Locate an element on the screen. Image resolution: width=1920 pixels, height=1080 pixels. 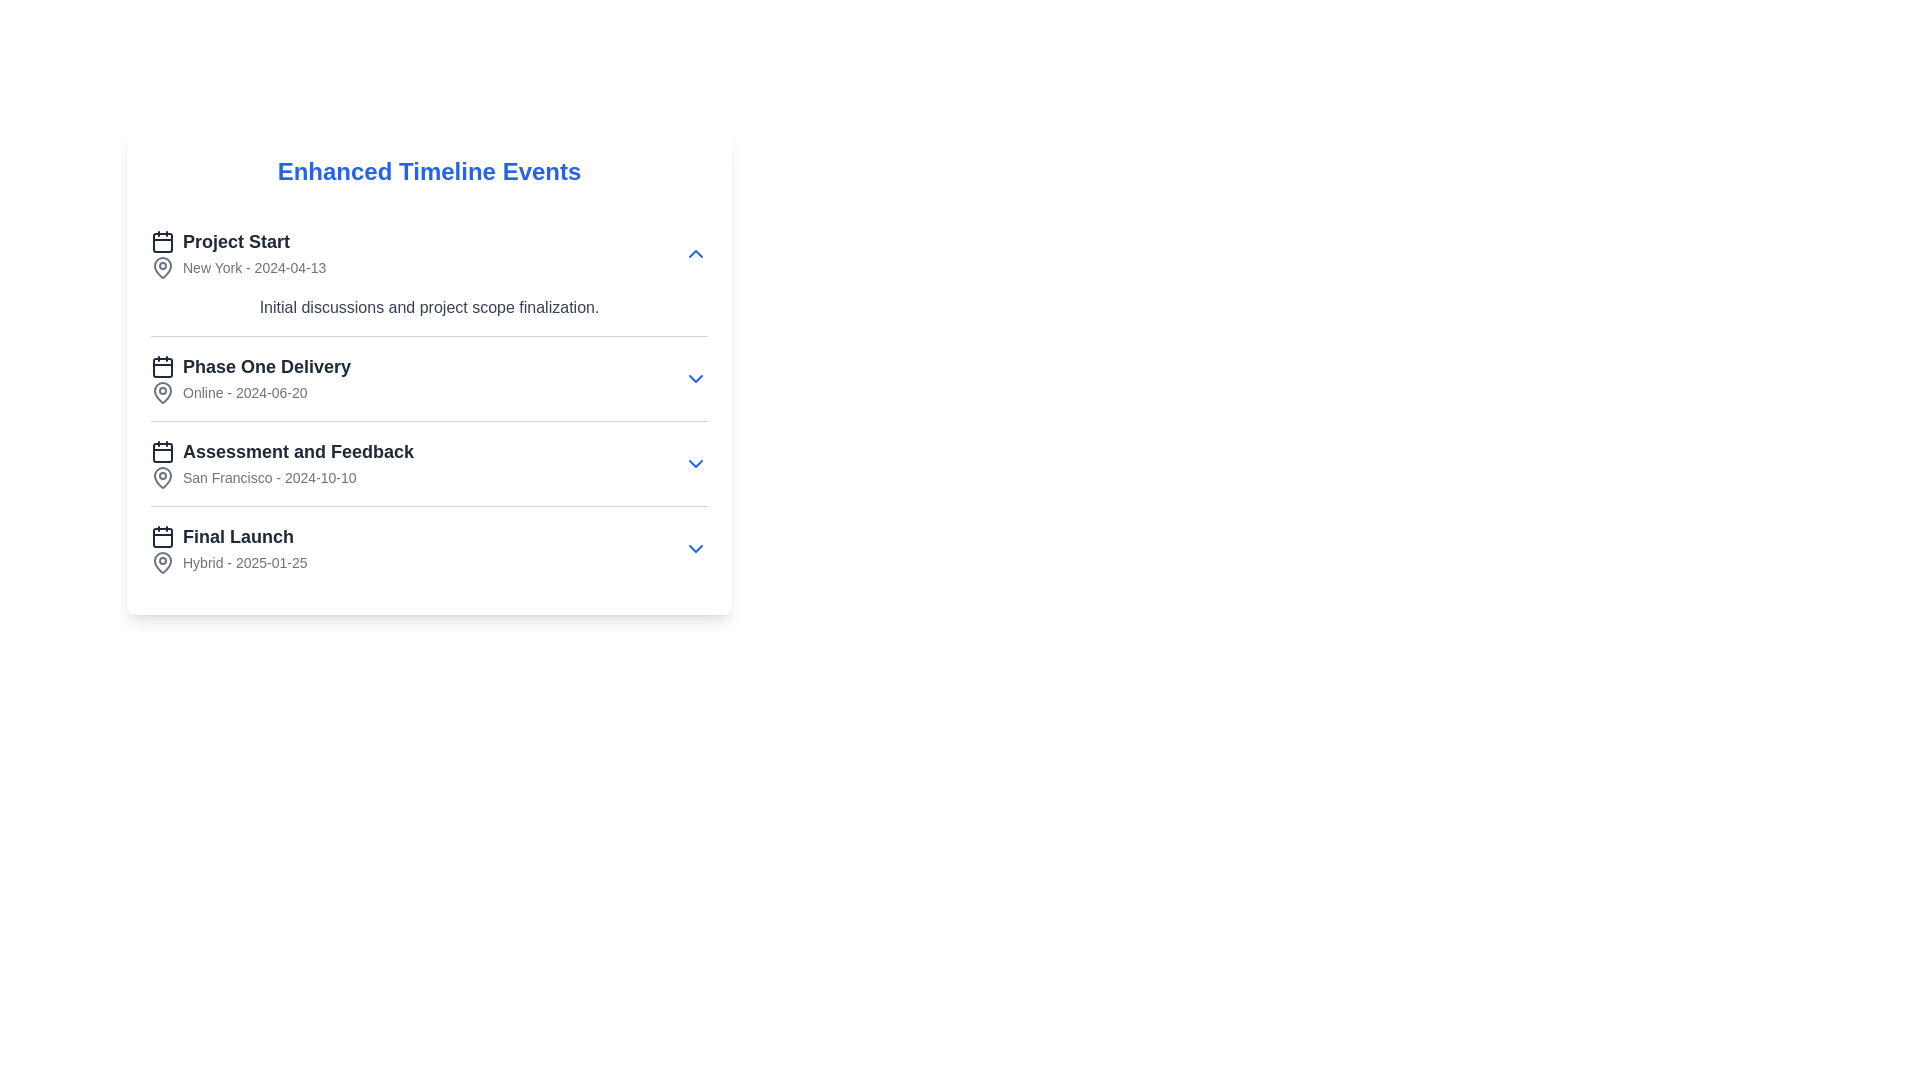
the timeline event element representing 'Phase One Delivery', which is the second item in a vertical list of four timeline events is located at coordinates (250, 378).